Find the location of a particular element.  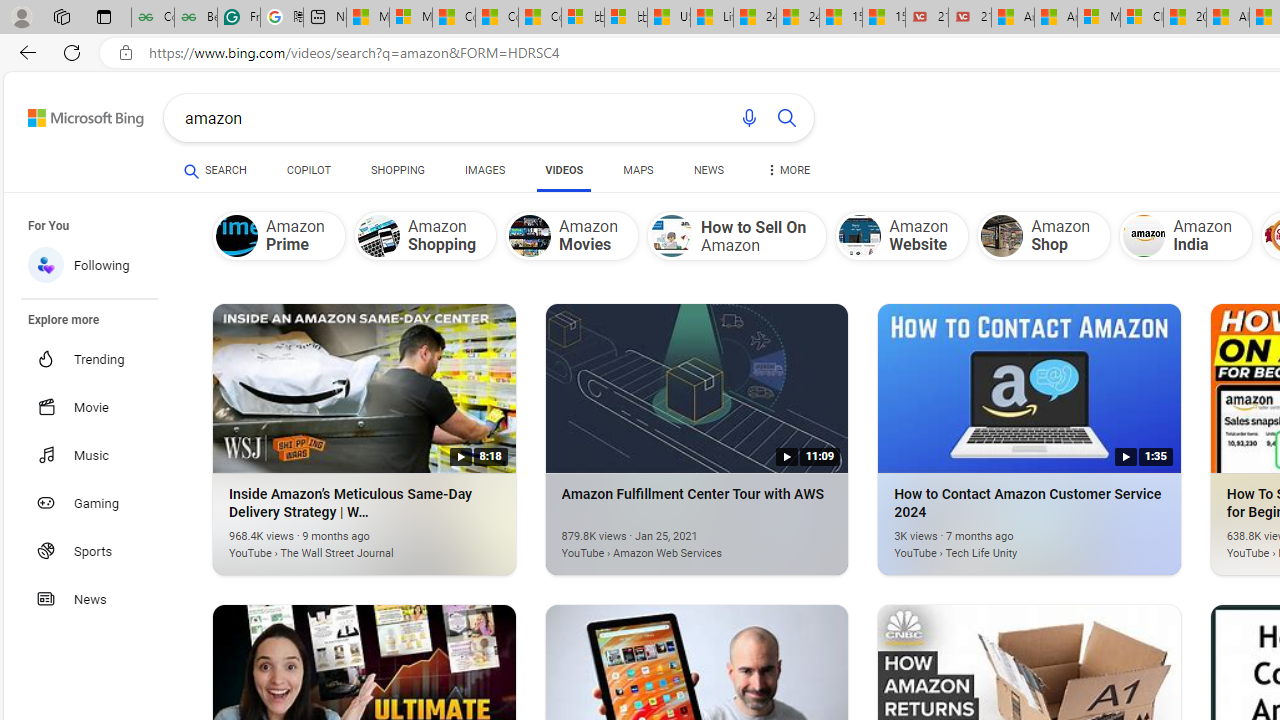

'NEWS' is located at coordinates (709, 172).